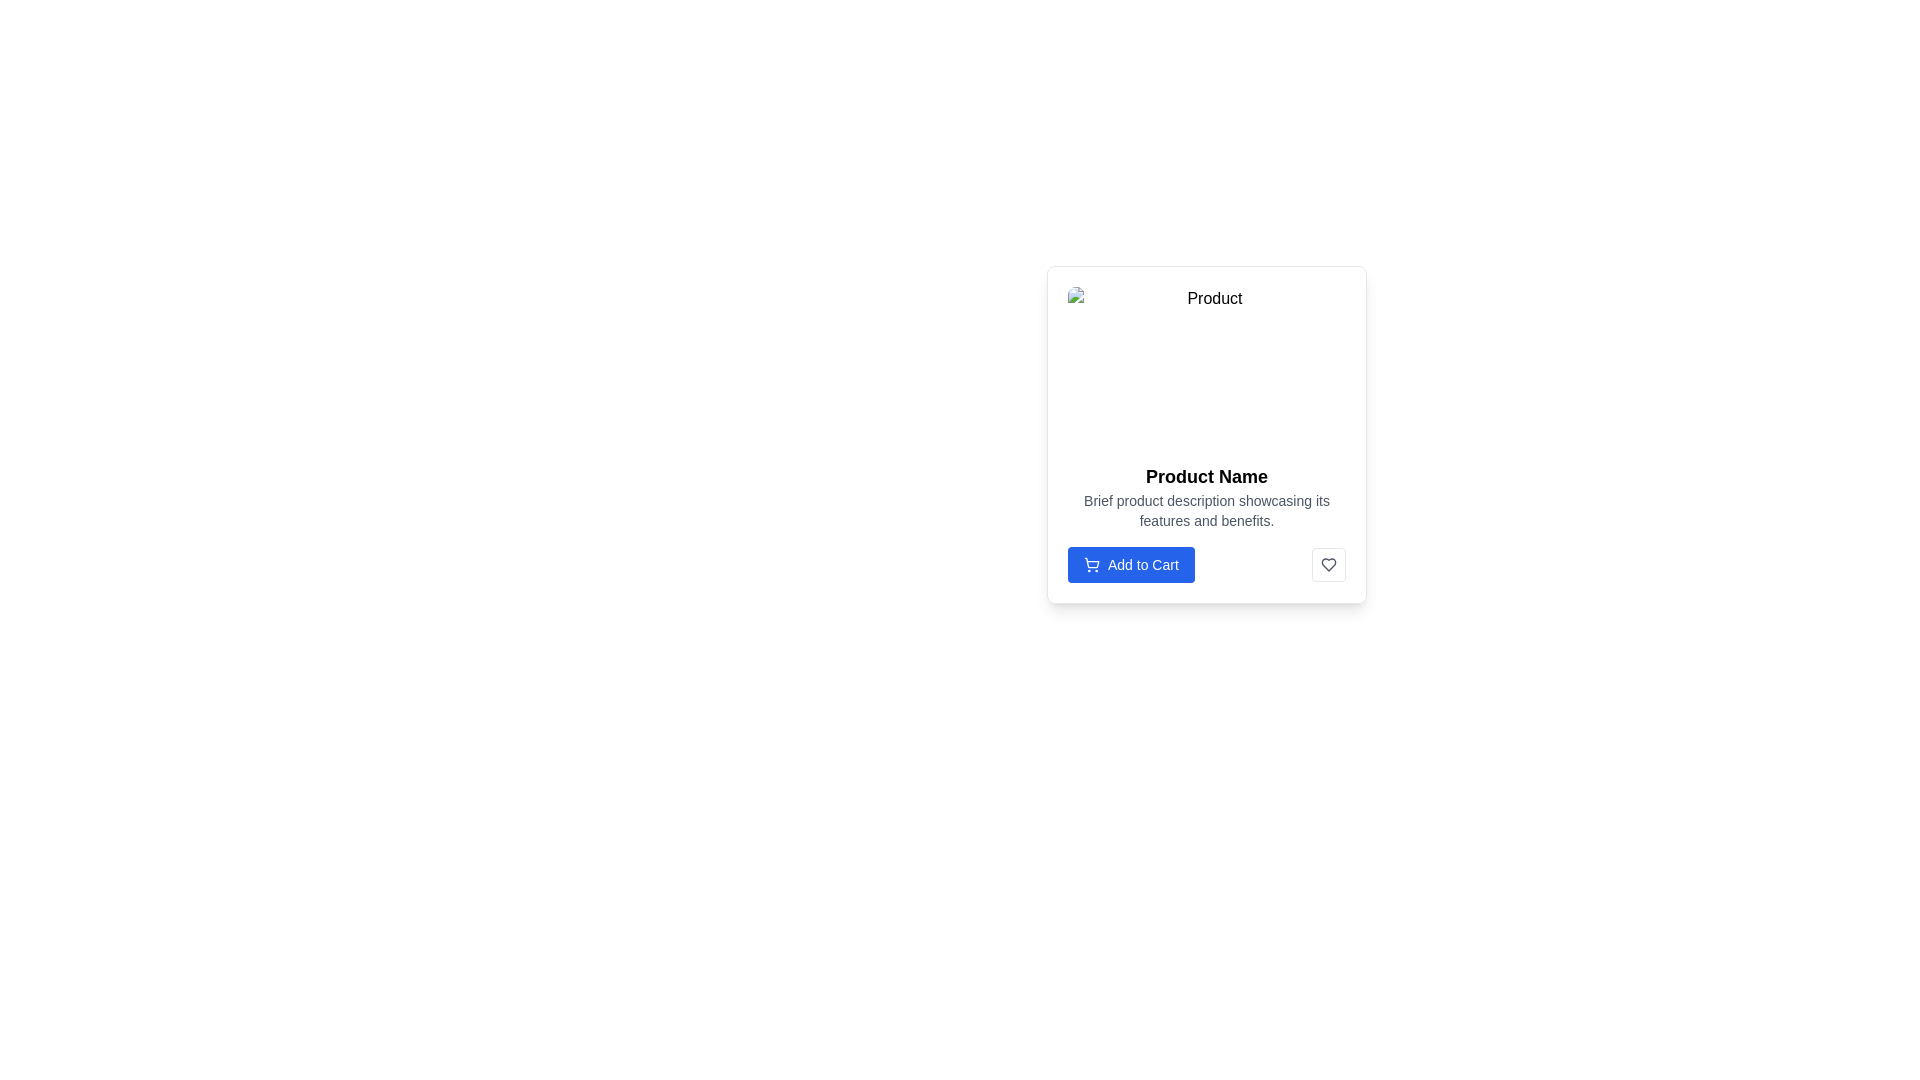 The width and height of the screenshot is (1920, 1080). What do you see at coordinates (1205, 366) in the screenshot?
I see `the product image that visually represents the product, located at the top of the card above the product name and buttons` at bounding box center [1205, 366].